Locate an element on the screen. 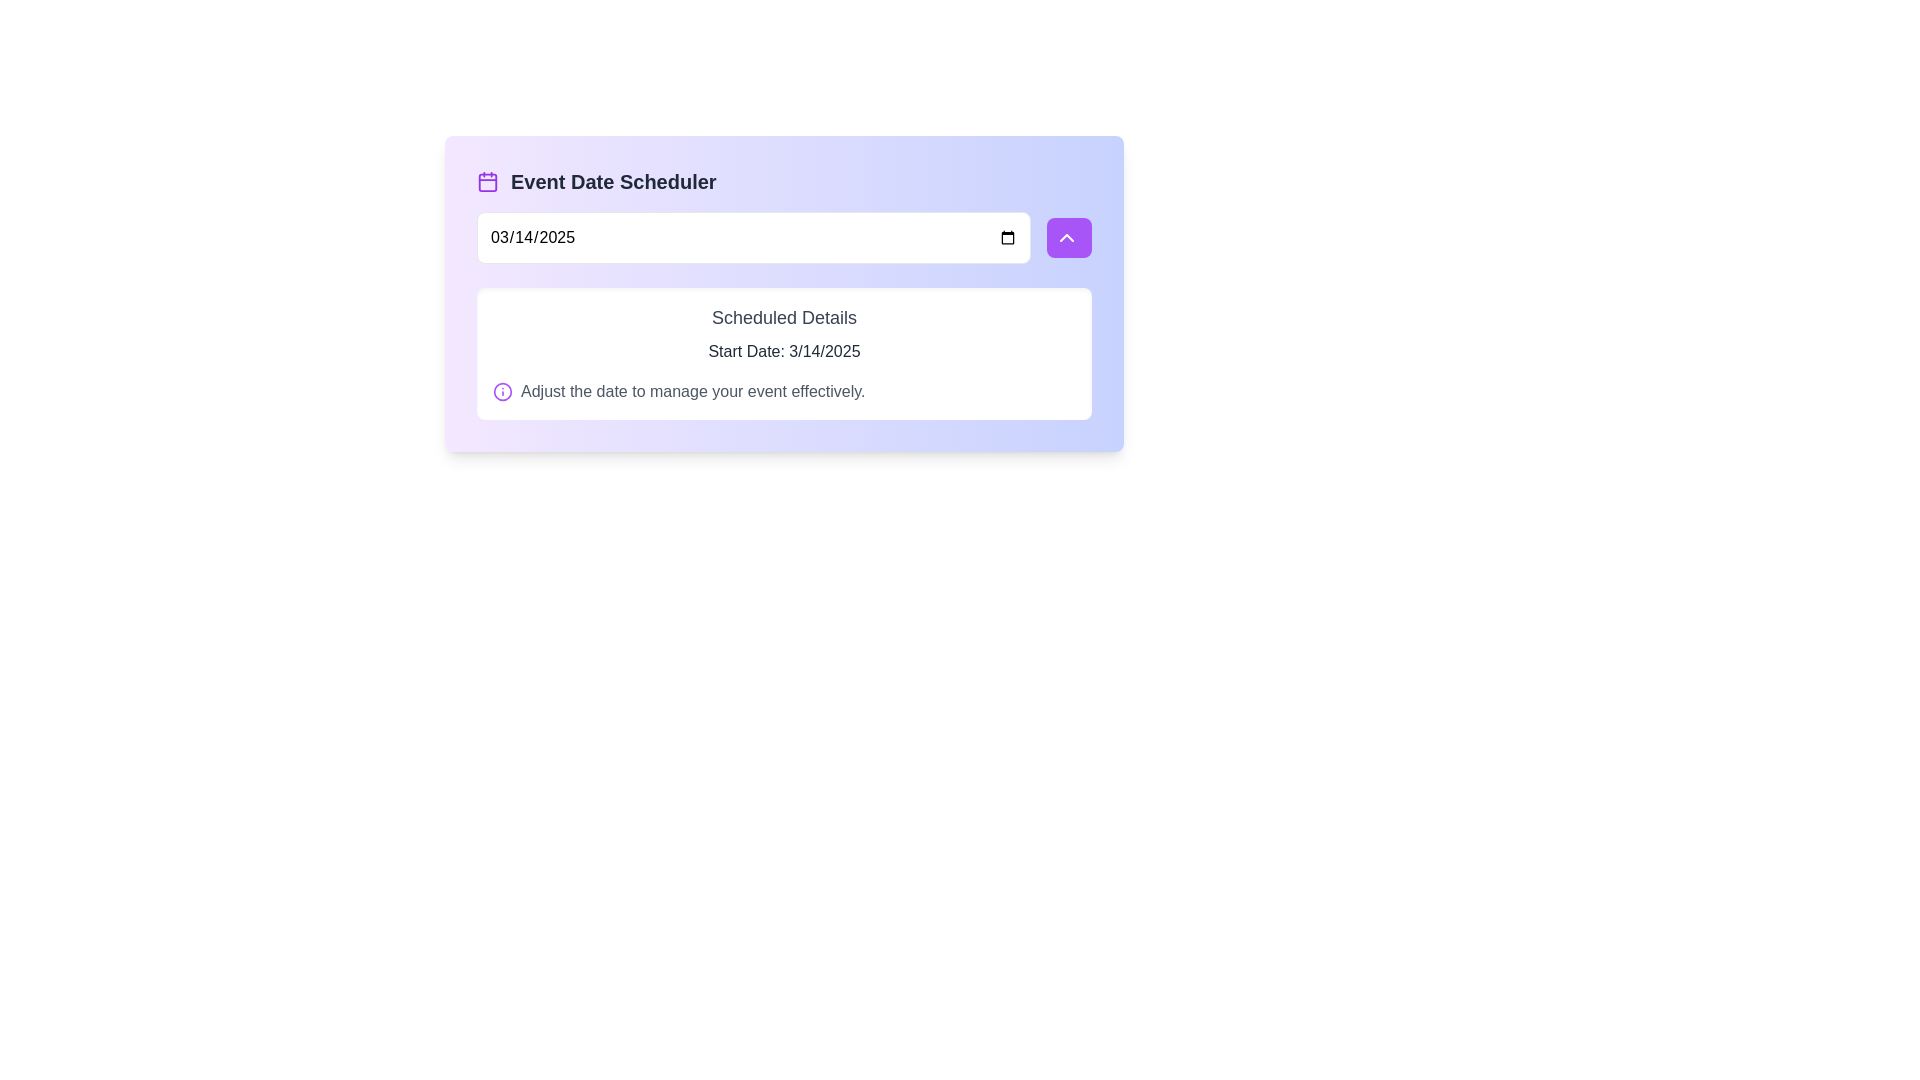 The image size is (1920, 1080). the button with a purple background and rounded corners, which contains a white upward-pointing chevron icon is located at coordinates (1068, 237).